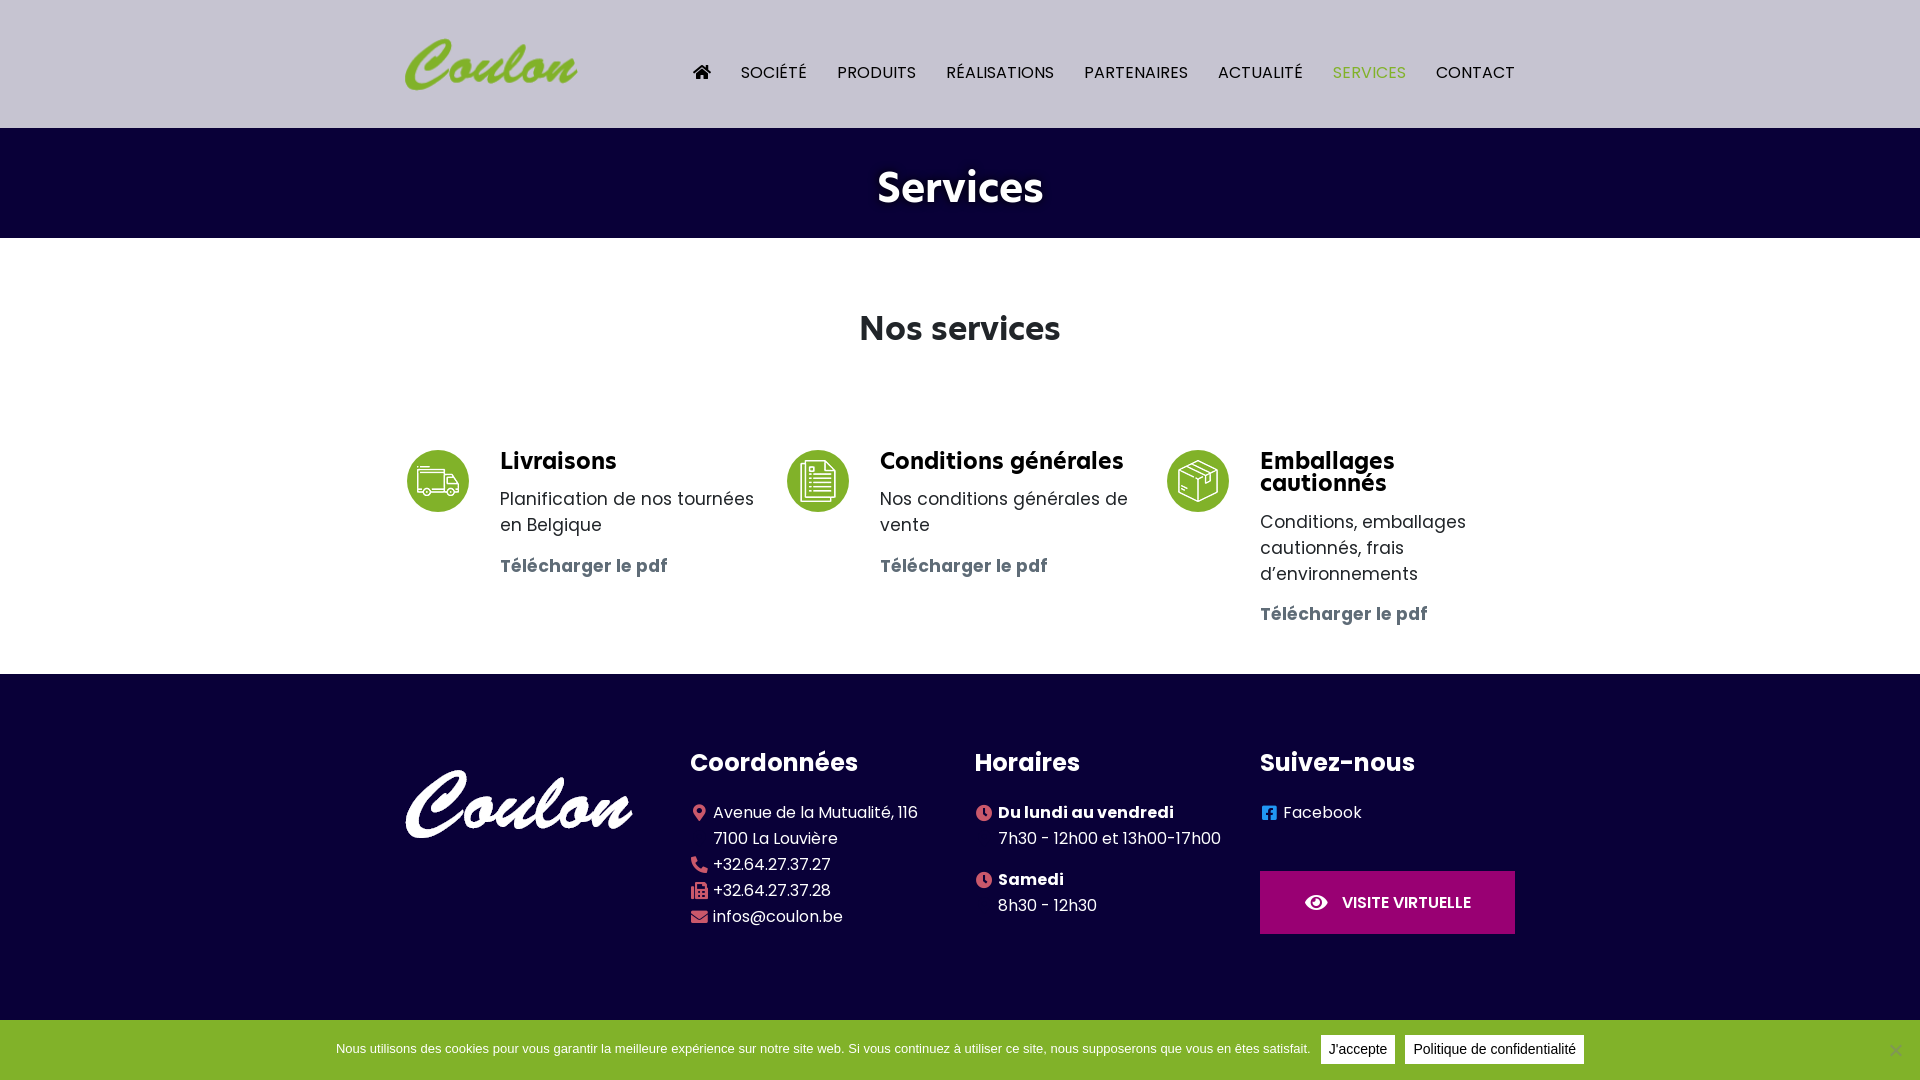 The width and height of the screenshot is (1920, 1080). What do you see at coordinates (1322, 812) in the screenshot?
I see `'Facebook'` at bounding box center [1322, 812].